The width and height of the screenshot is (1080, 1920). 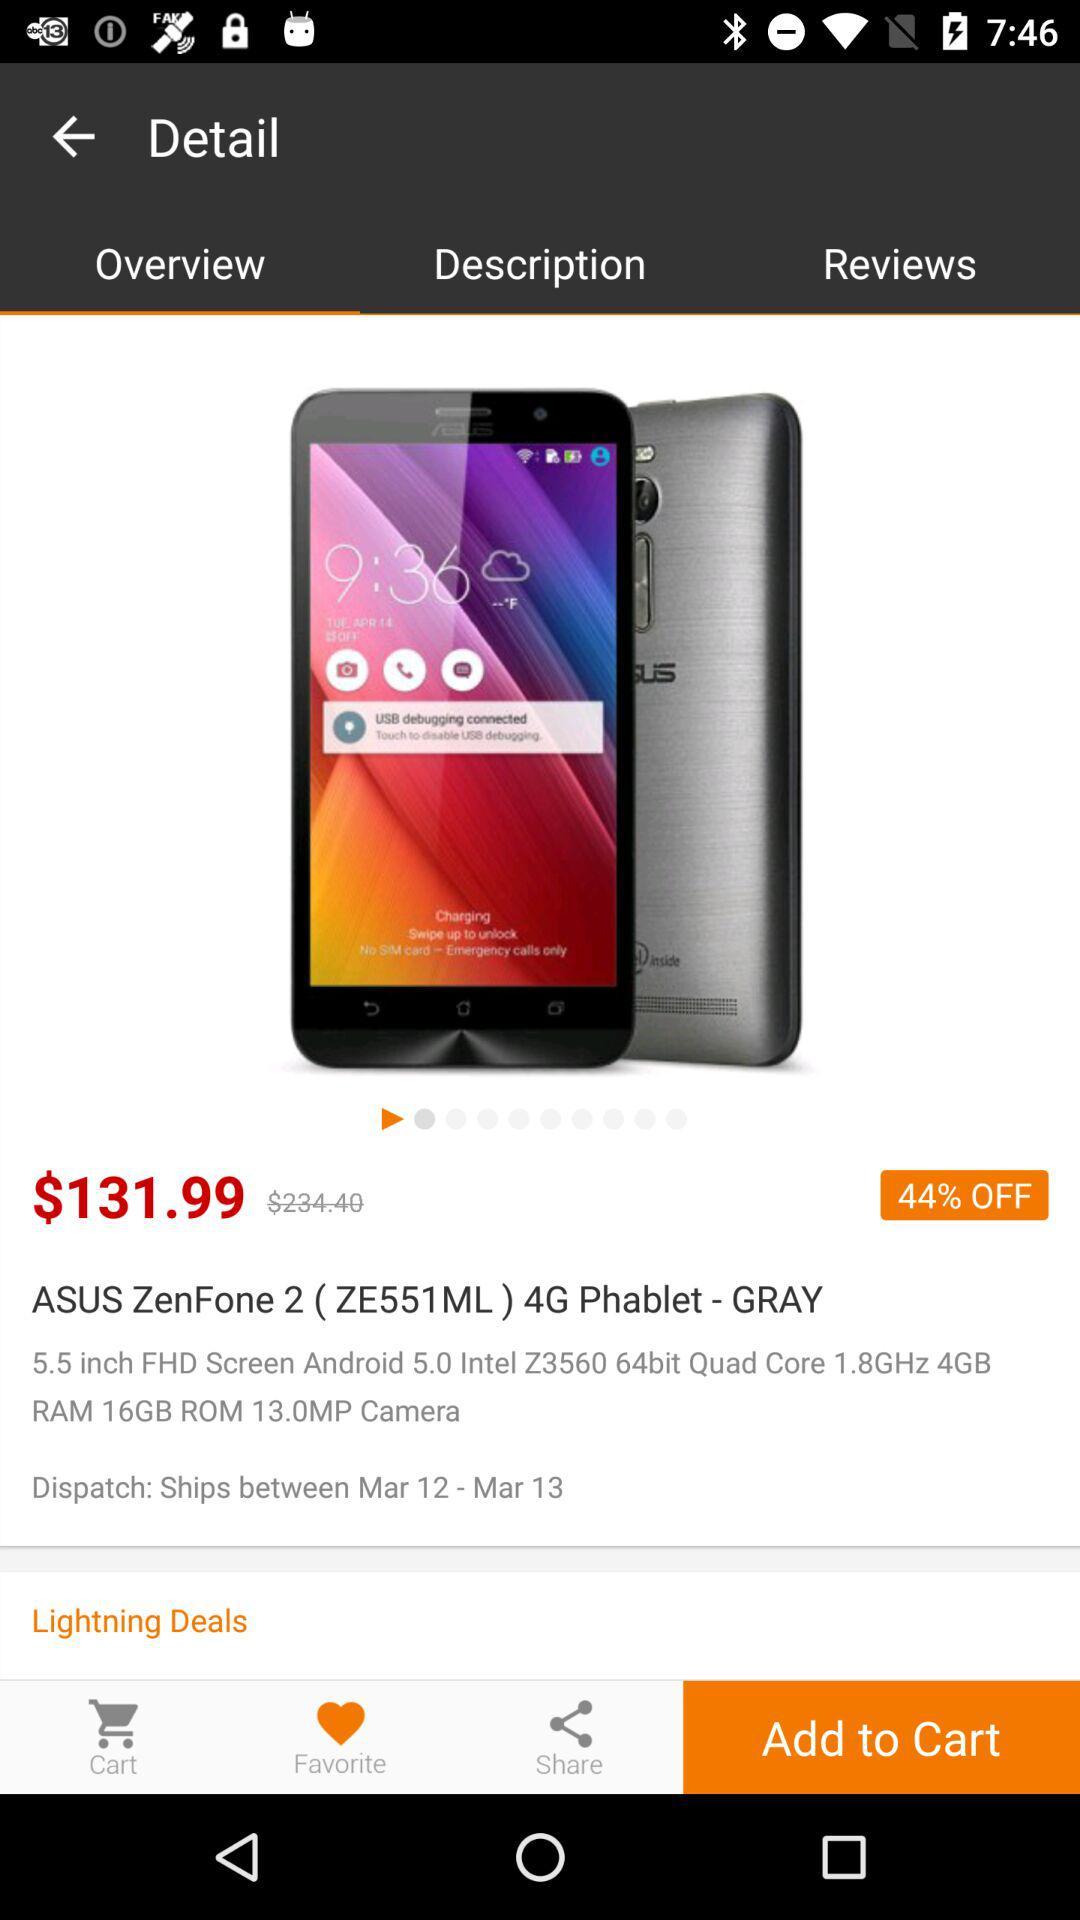 What do you see at coordinates (540, 261) in the screenshot?
I see `the item next to reviews app` at bounding box center [540, 261].